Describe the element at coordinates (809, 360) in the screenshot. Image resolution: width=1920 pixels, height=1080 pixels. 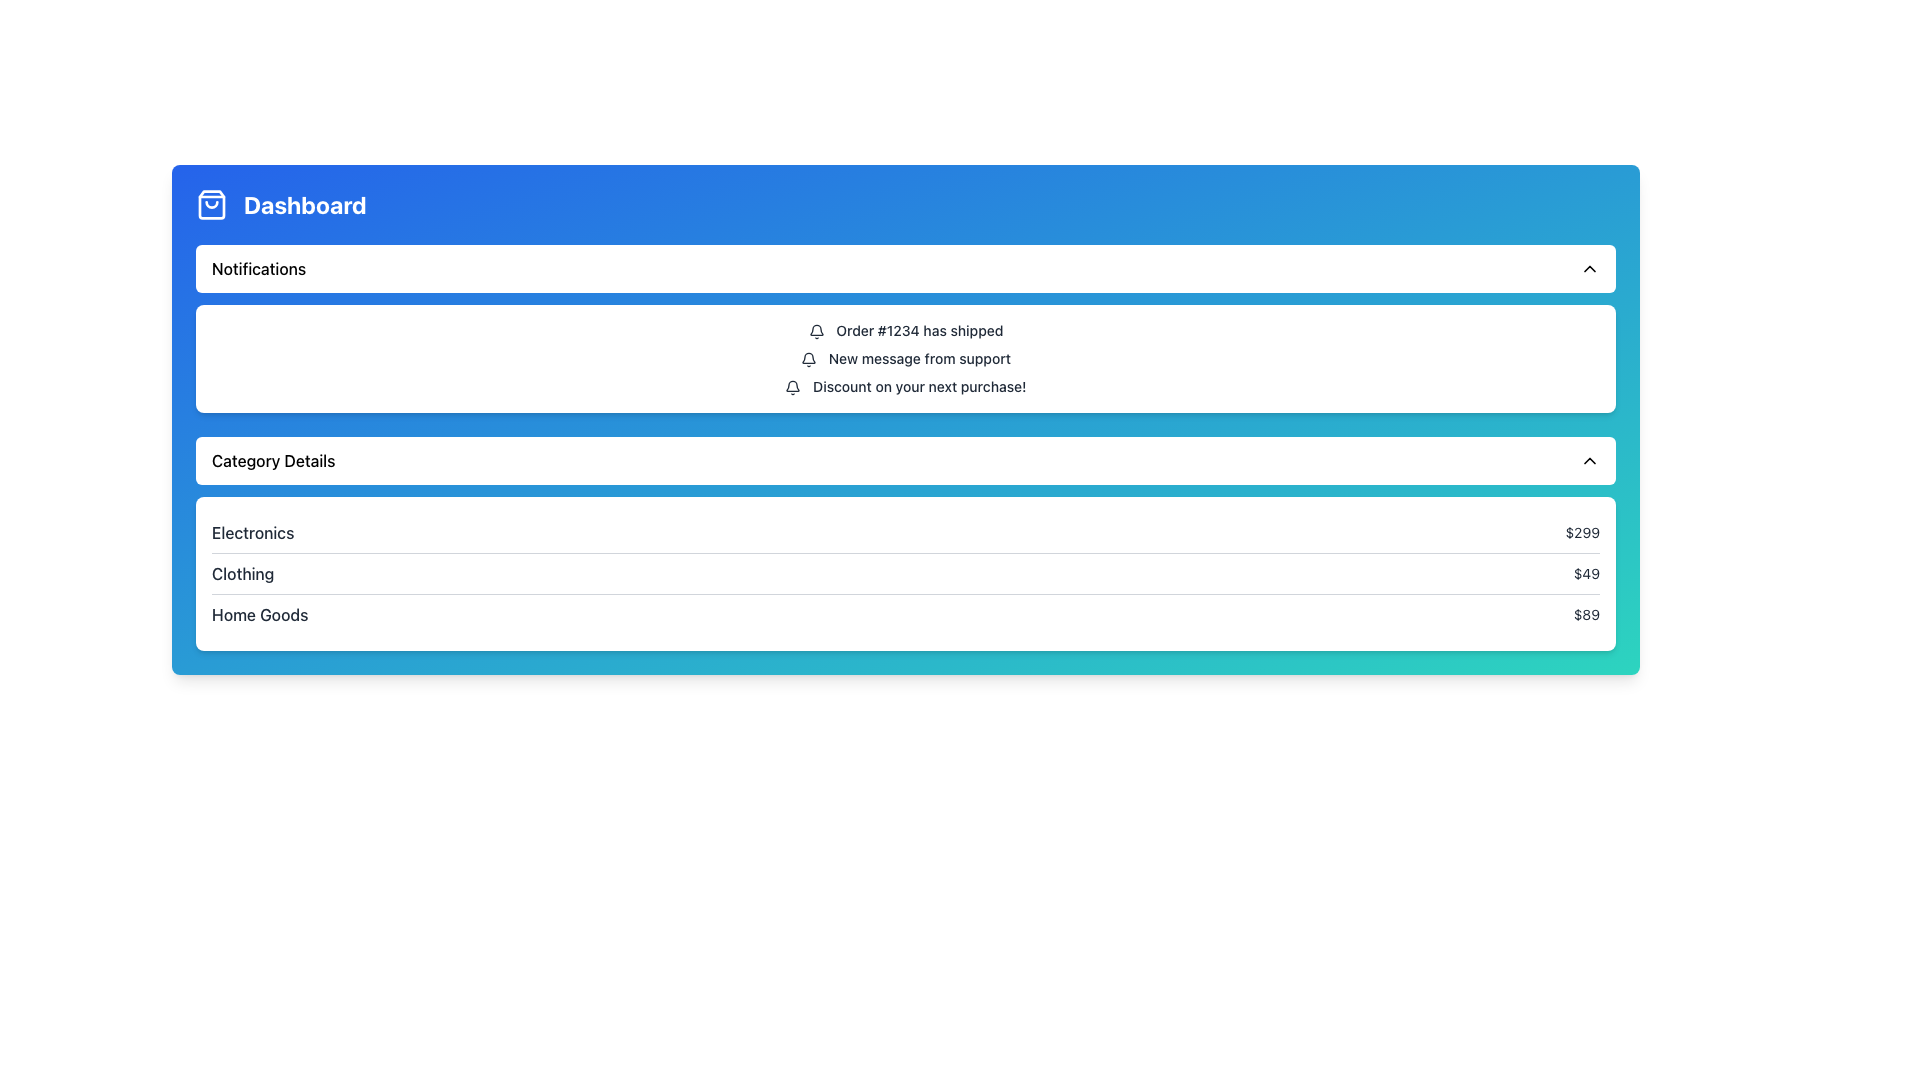
I see `the Bell Notification Indicator icon that signifies a notification for 'New message from support.'` at that location.